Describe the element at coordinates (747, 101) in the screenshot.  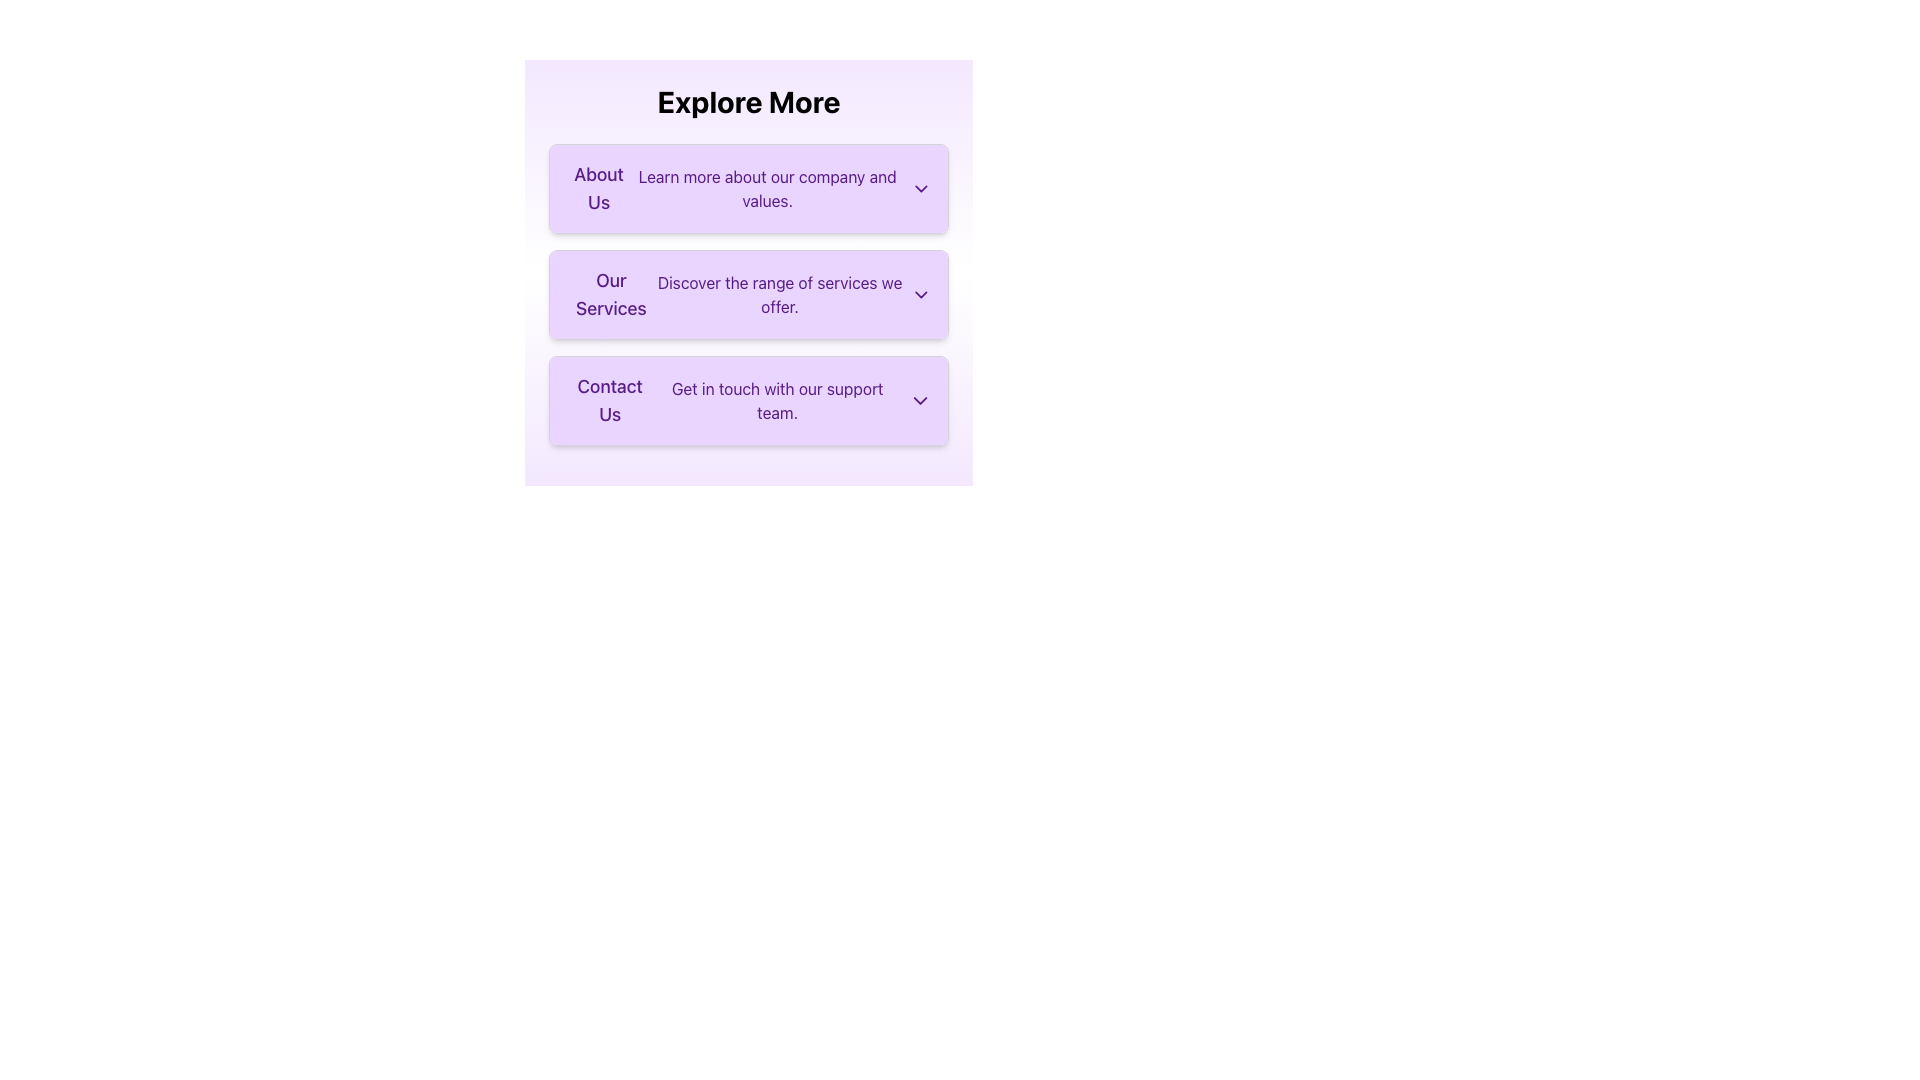
I see `the 'Explore More' header text element, which is bold and large, positioned at the top of the content area and centered horizontally` at that location.